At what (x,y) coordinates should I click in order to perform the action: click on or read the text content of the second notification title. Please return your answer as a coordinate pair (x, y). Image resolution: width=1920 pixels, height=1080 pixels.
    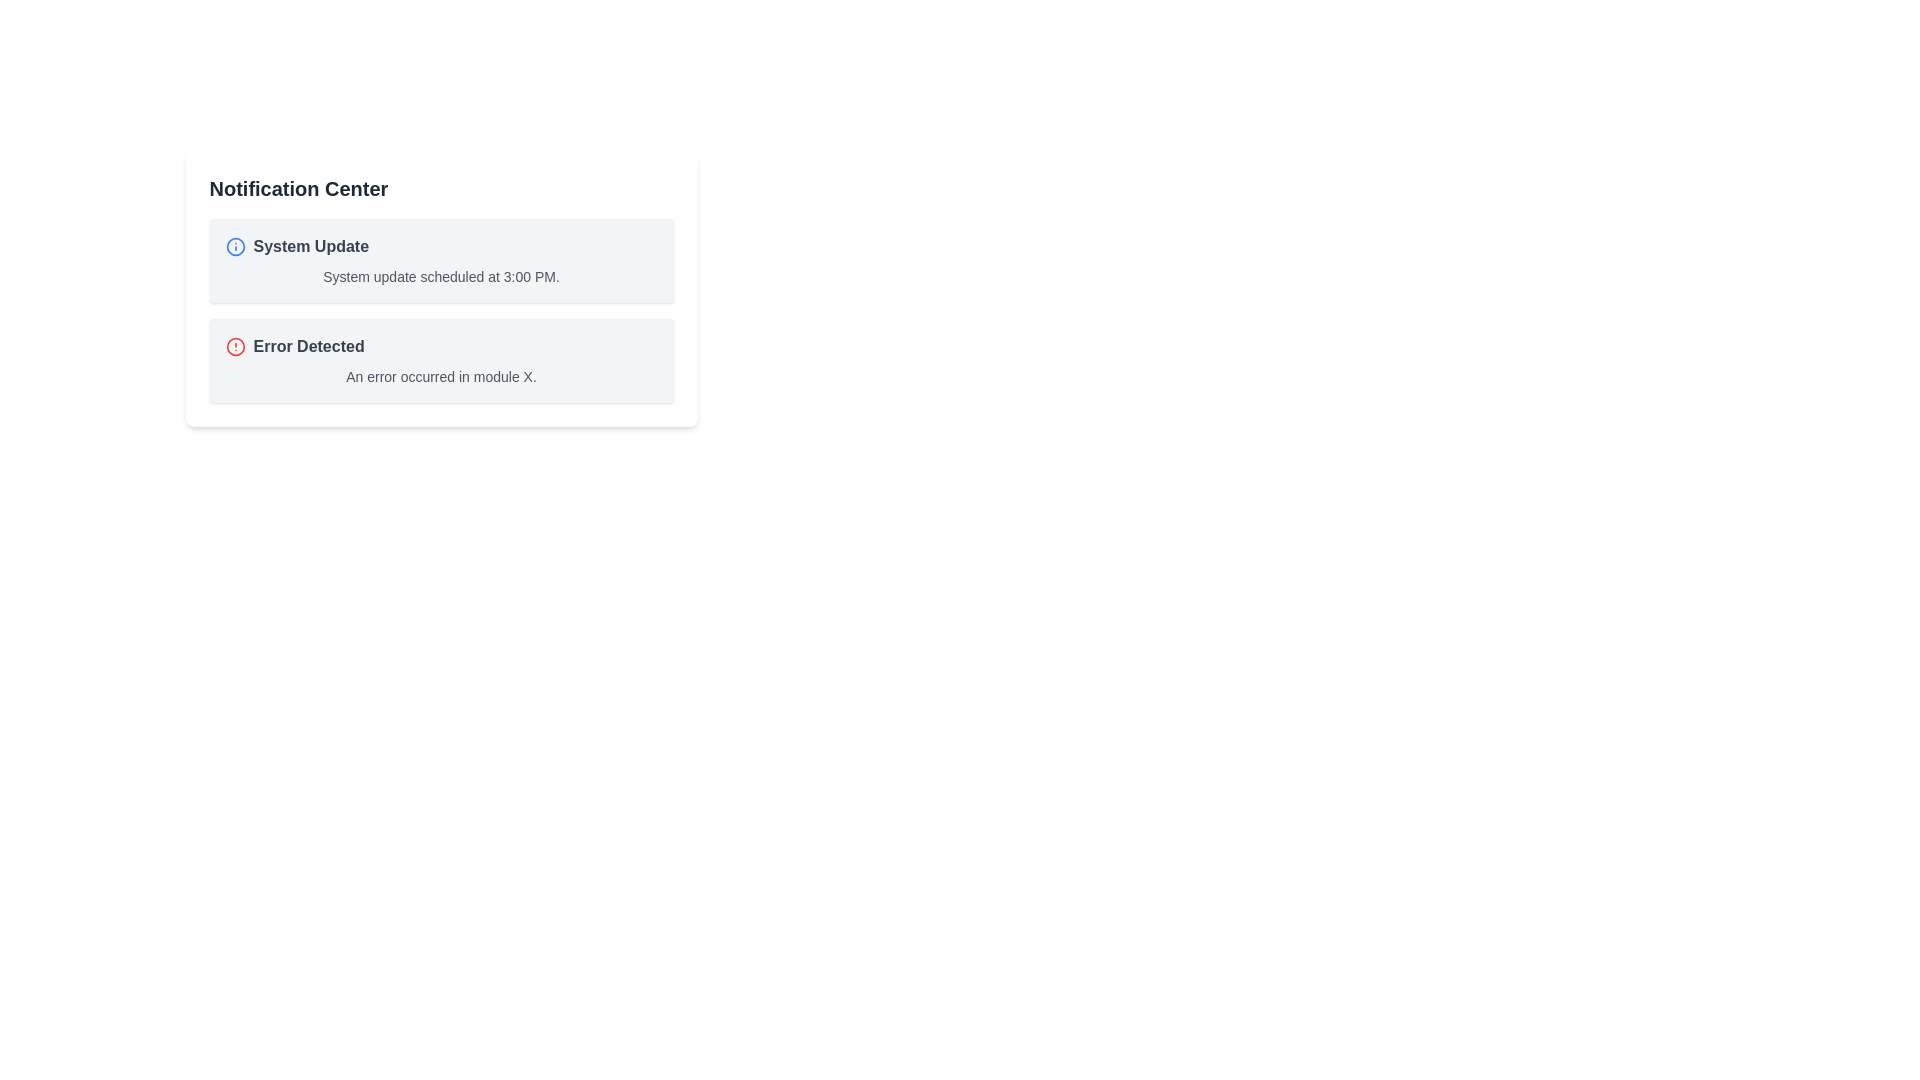
    Looking at the image, I should click on (308, 346).